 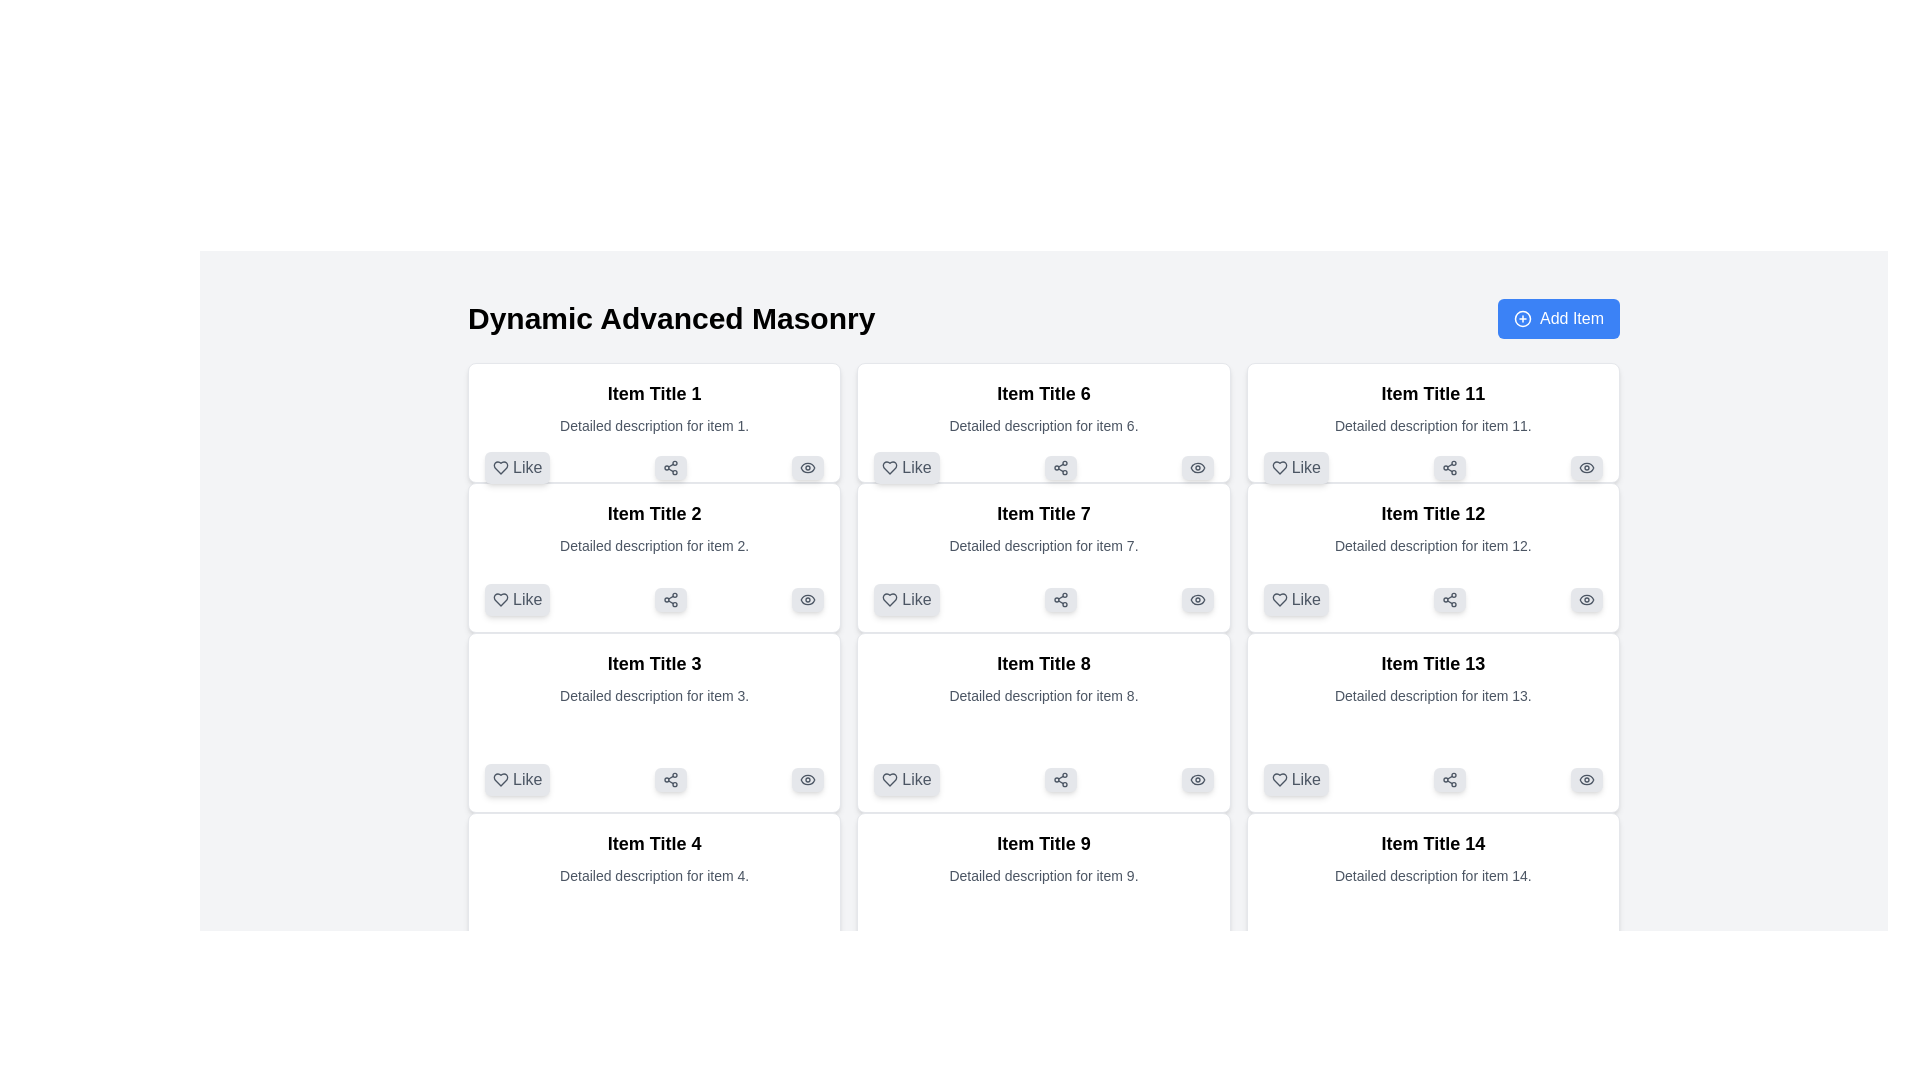 What do you see at coordinates (671, 467) in the screenshot?
I see `the 'Share' button located directly below the 'Like' button for 'Item Title 1' to view the context menu` at bounding box center [671, 467].